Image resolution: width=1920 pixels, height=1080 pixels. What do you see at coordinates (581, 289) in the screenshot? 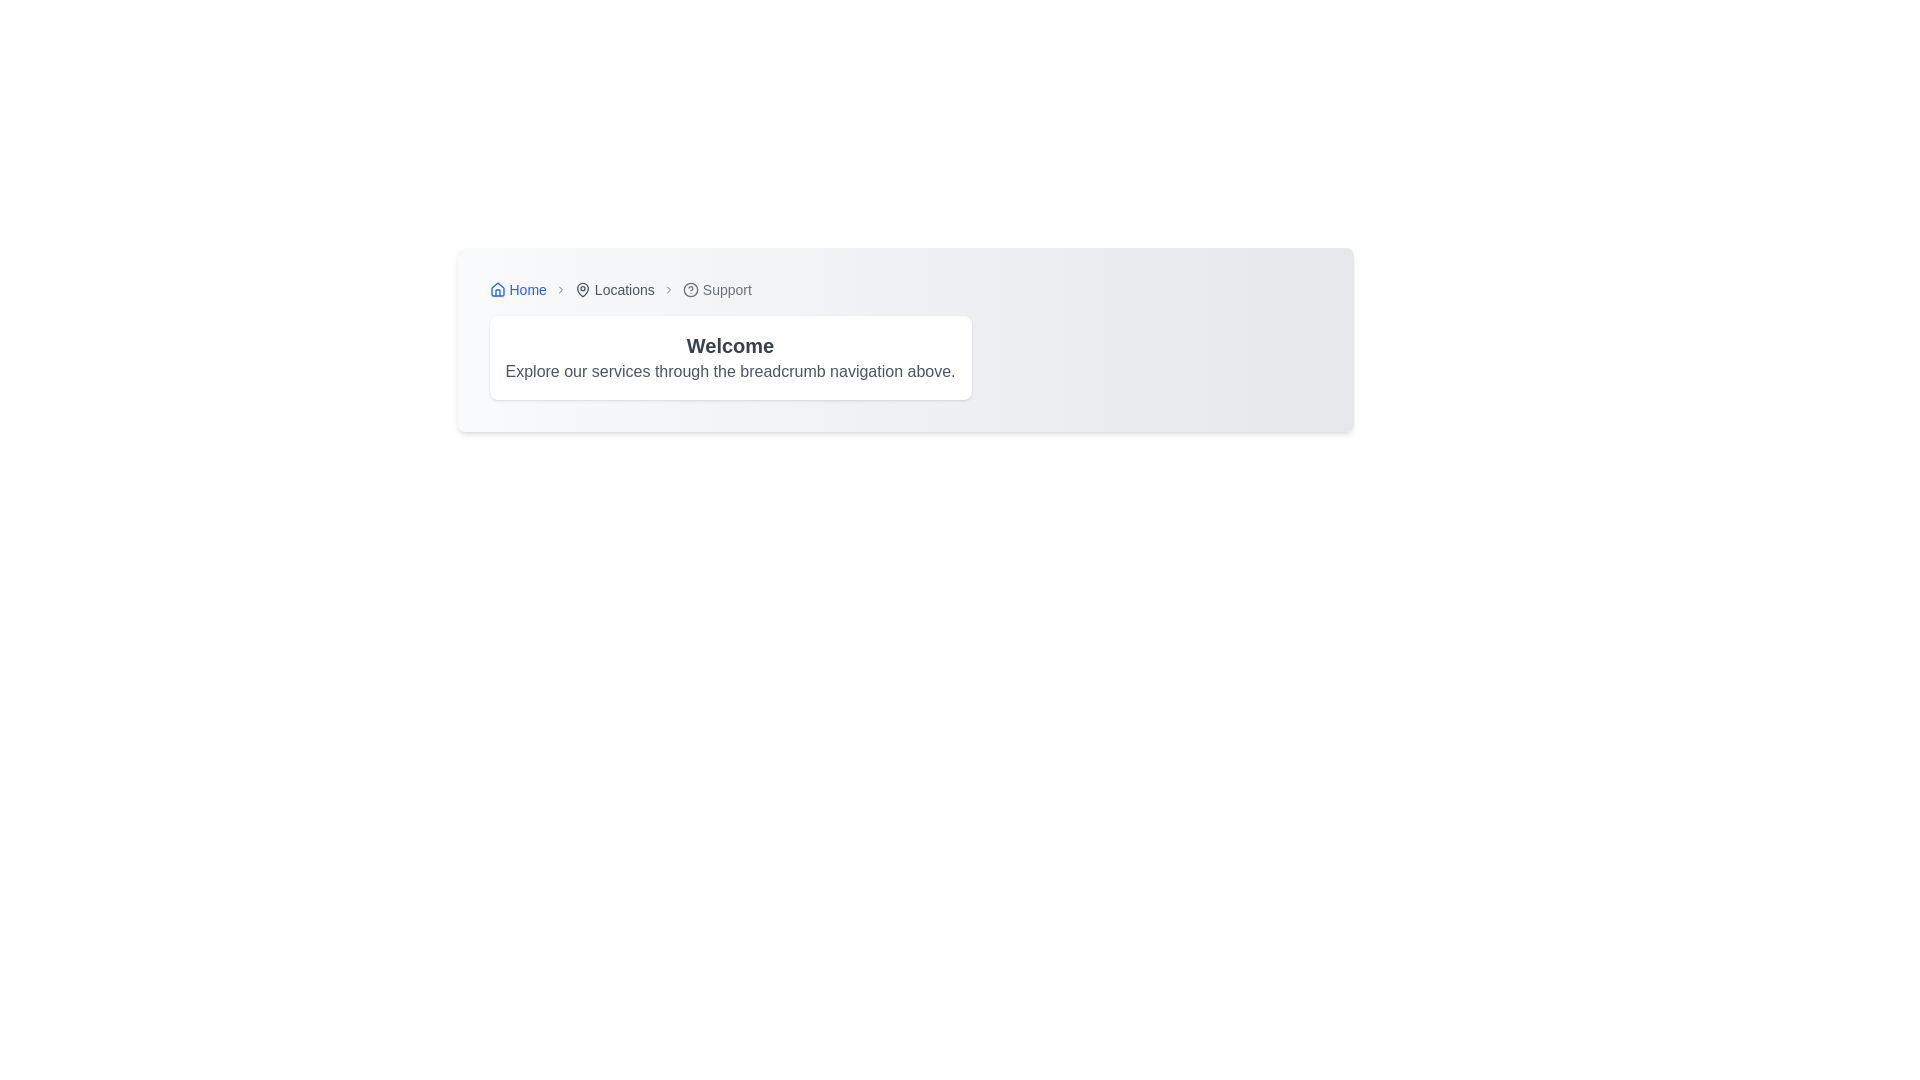
I see `the Map Pin icon located to the left of the 'Locations' label in the breadcrumb navigation bar` at bounding box center [581, 289].